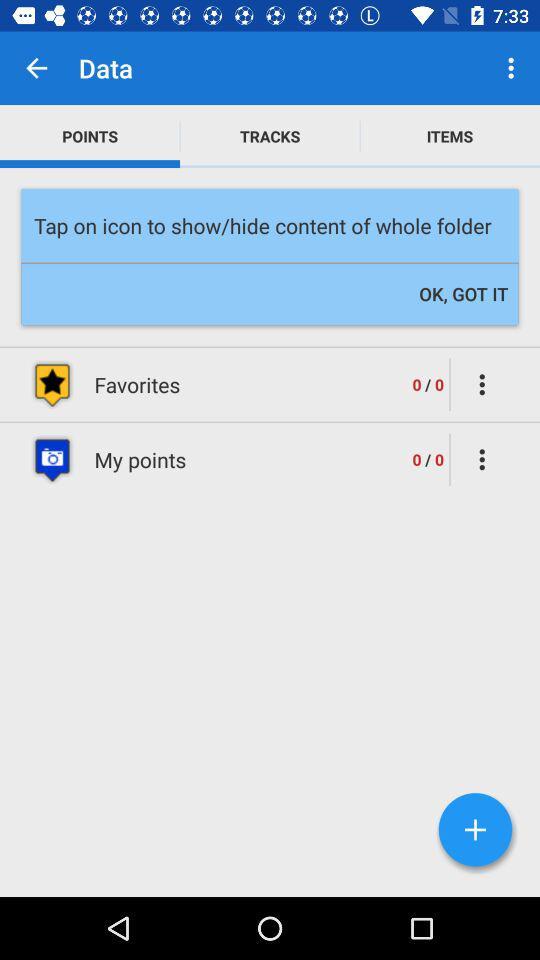 Image resolution: width=540 pixels, height=960 pixels. What do you see at coordinates (449, 135) in the screenshot?
I see `the icon to the right of tracks icon` at bounding box center [449, 135].